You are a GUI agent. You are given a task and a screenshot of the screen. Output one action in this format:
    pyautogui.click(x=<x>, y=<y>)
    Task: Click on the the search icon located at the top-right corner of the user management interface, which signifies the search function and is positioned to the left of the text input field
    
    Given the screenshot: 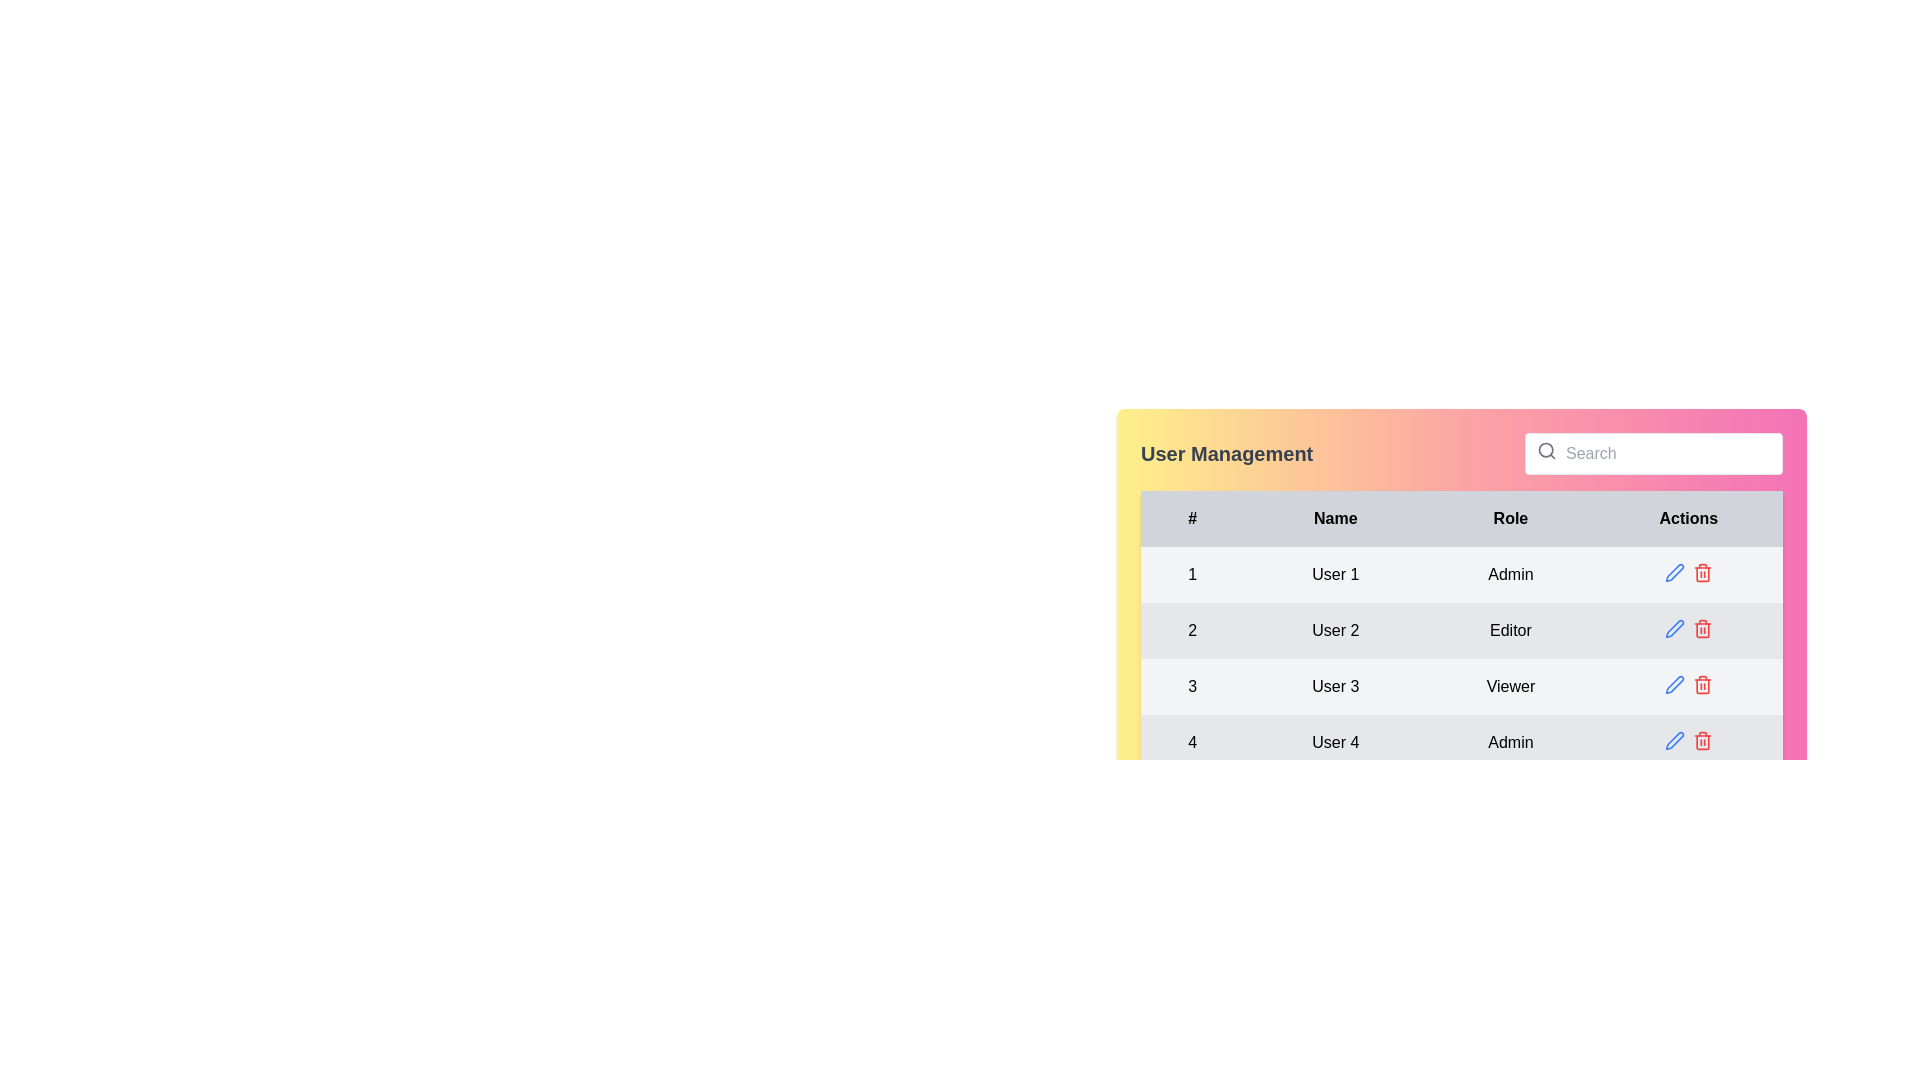 What is the action you would take?
    pyautogui.click(x=1545, y=451)
    